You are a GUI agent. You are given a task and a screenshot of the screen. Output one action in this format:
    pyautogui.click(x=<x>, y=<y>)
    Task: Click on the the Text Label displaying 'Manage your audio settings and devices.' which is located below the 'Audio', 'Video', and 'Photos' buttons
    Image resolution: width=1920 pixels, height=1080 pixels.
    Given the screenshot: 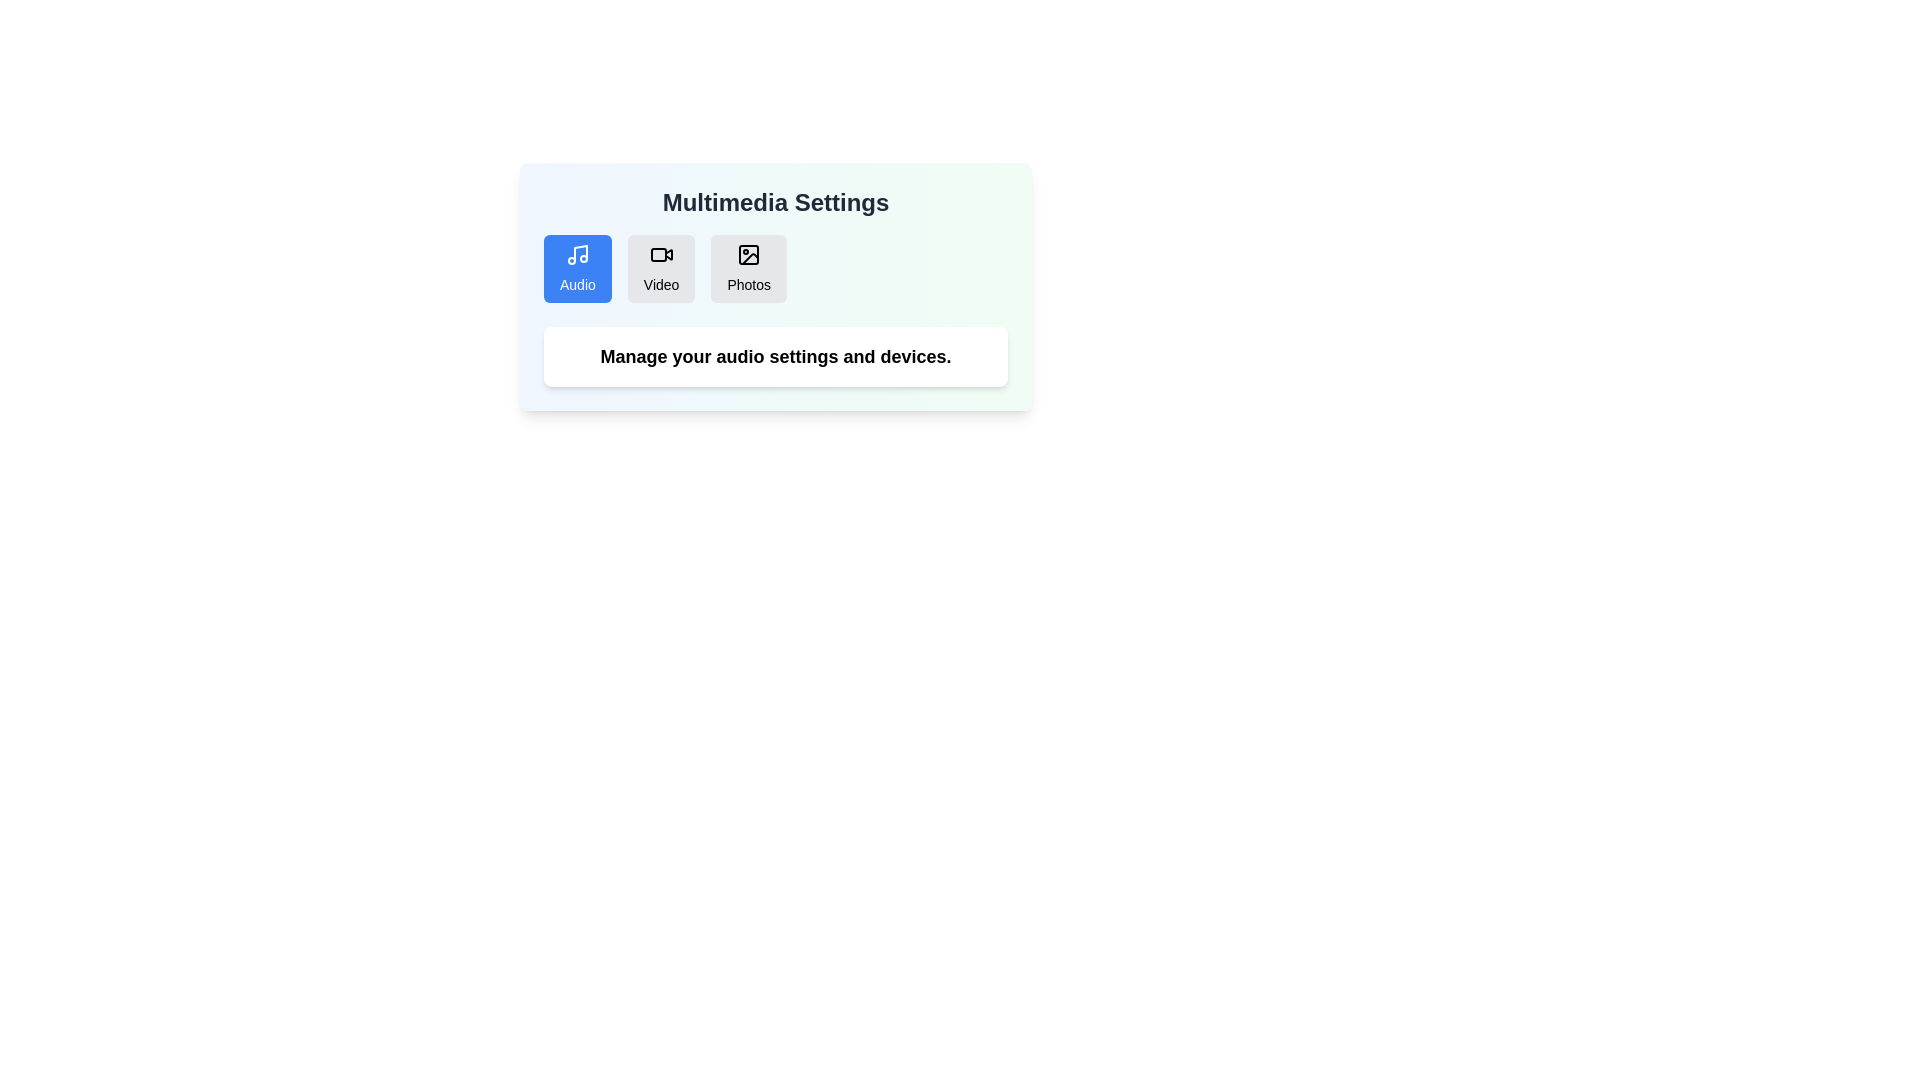 What is the action you would take?
    pyautogui.click(x=775, y=356)
    